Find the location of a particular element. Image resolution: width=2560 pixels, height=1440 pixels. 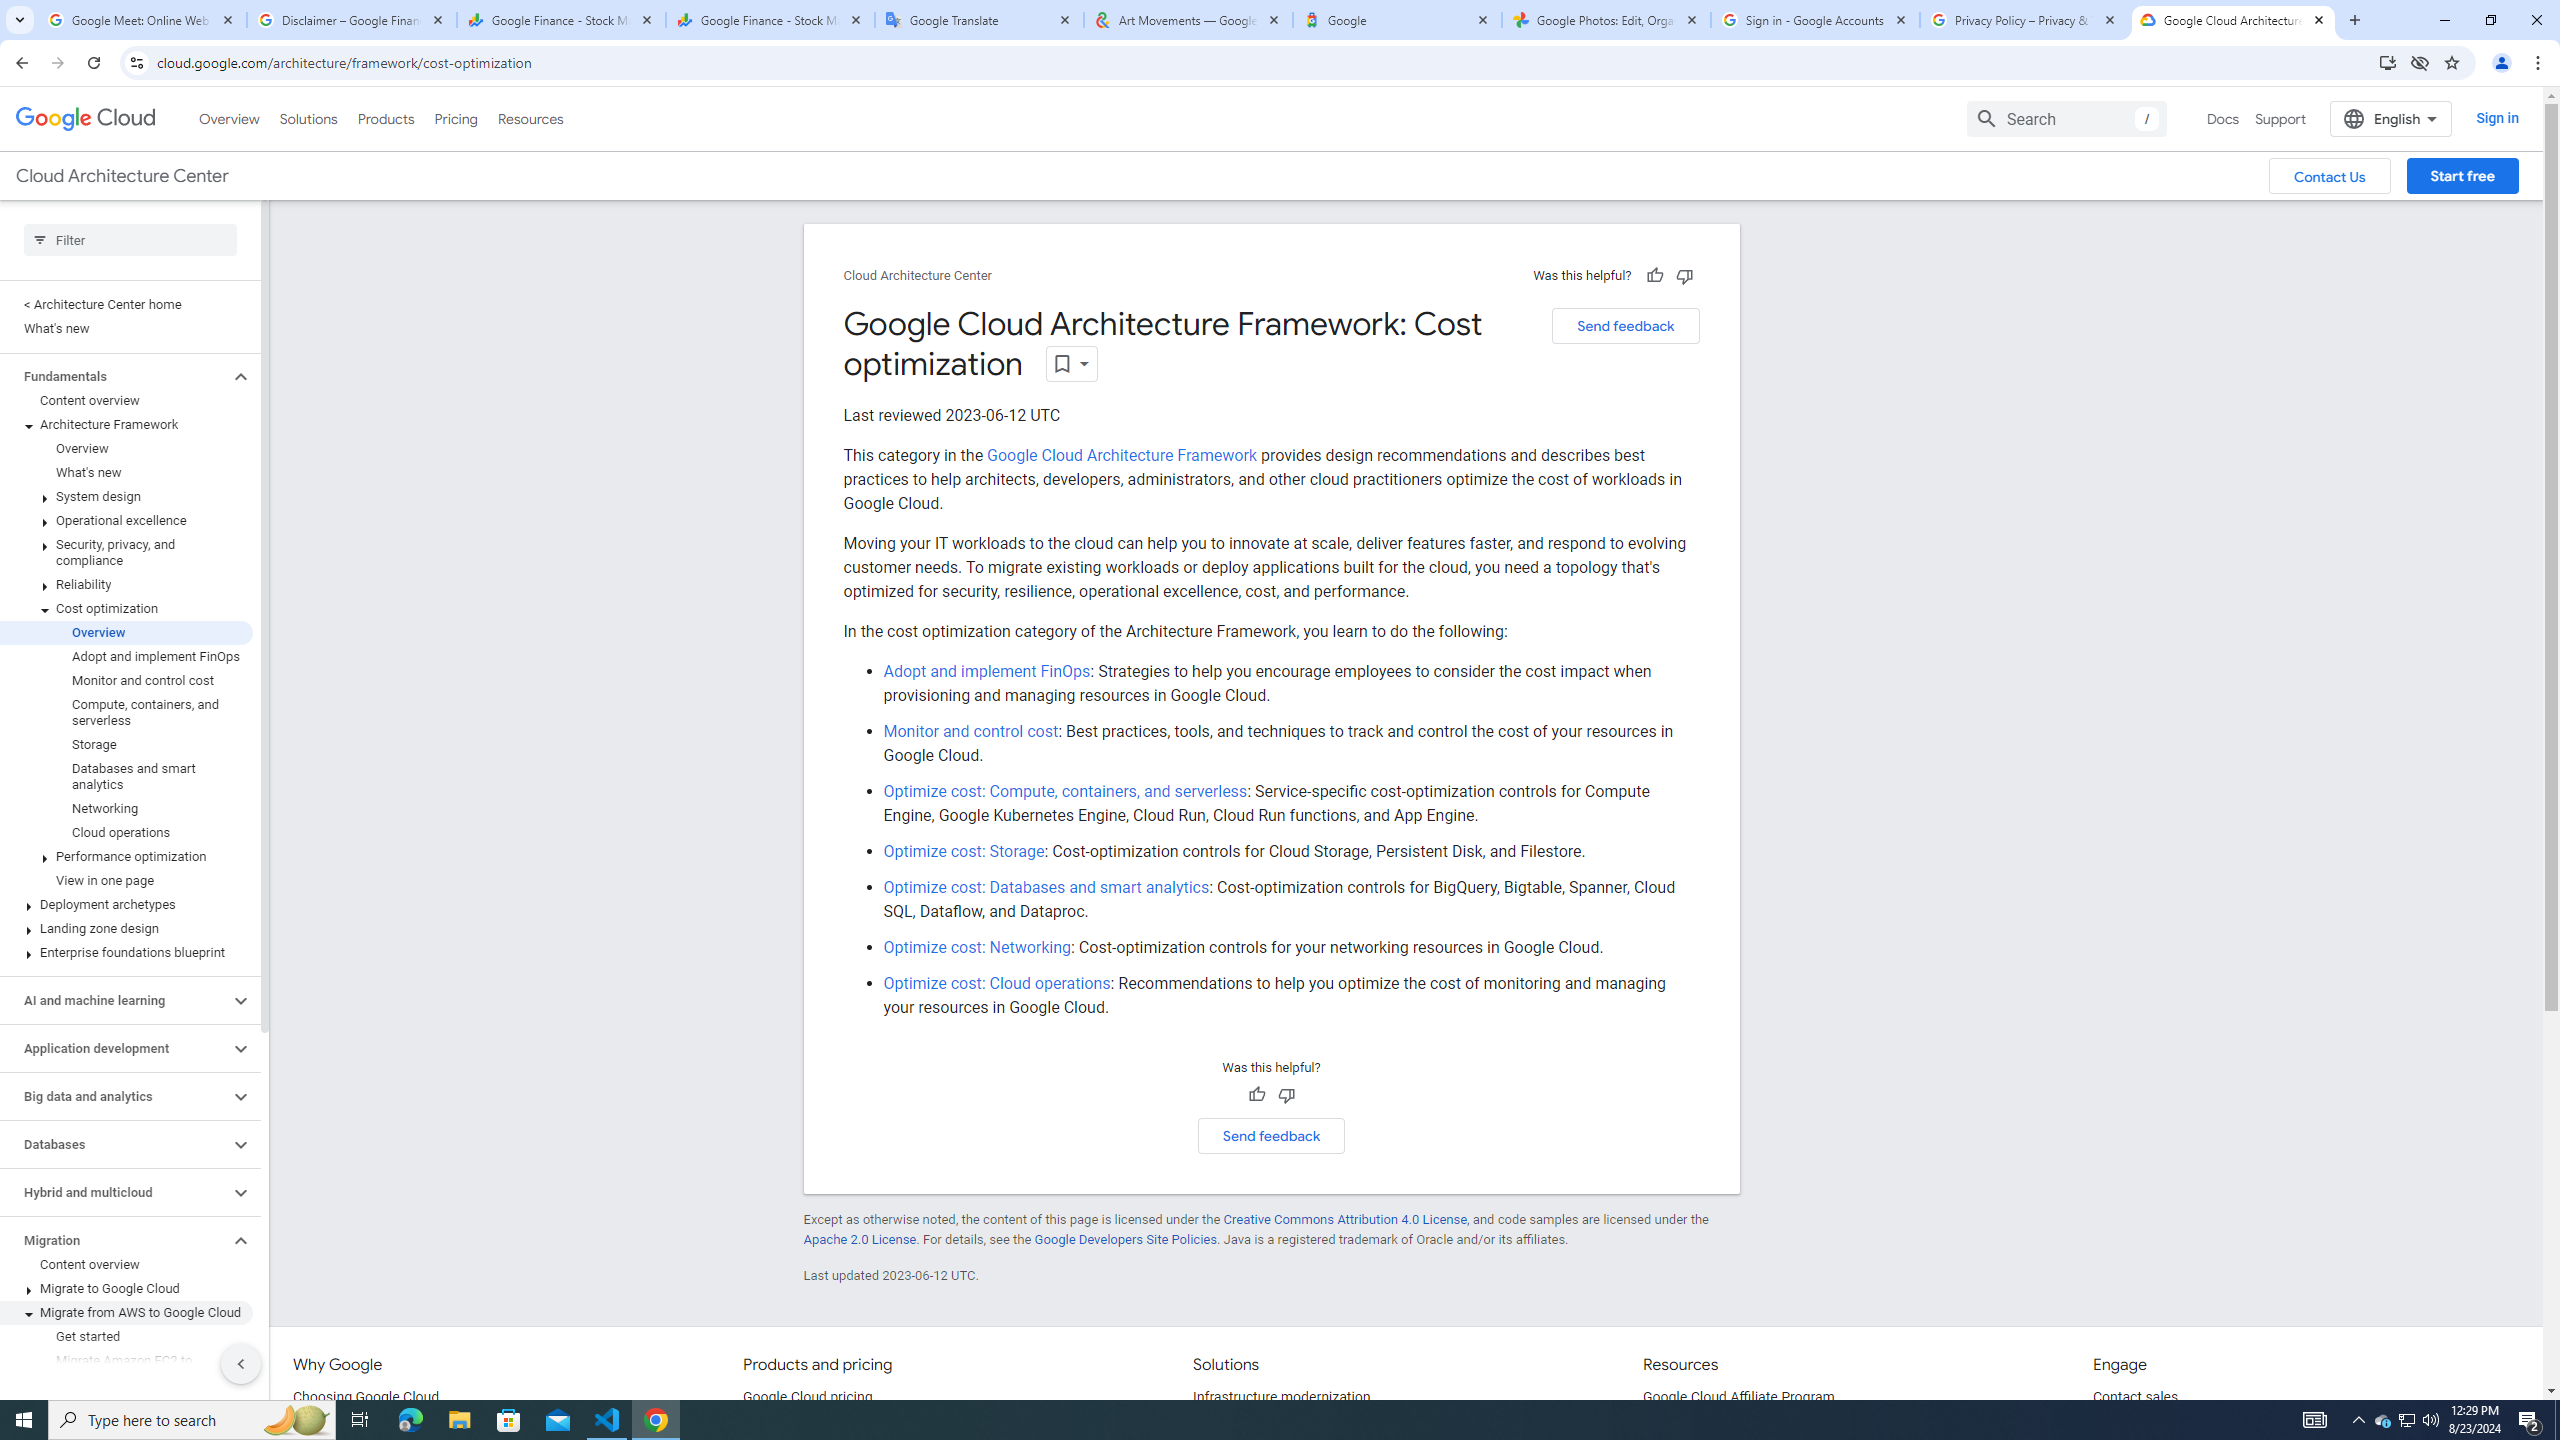

'Deployment archetypes' is located at coordinates (126, 904).